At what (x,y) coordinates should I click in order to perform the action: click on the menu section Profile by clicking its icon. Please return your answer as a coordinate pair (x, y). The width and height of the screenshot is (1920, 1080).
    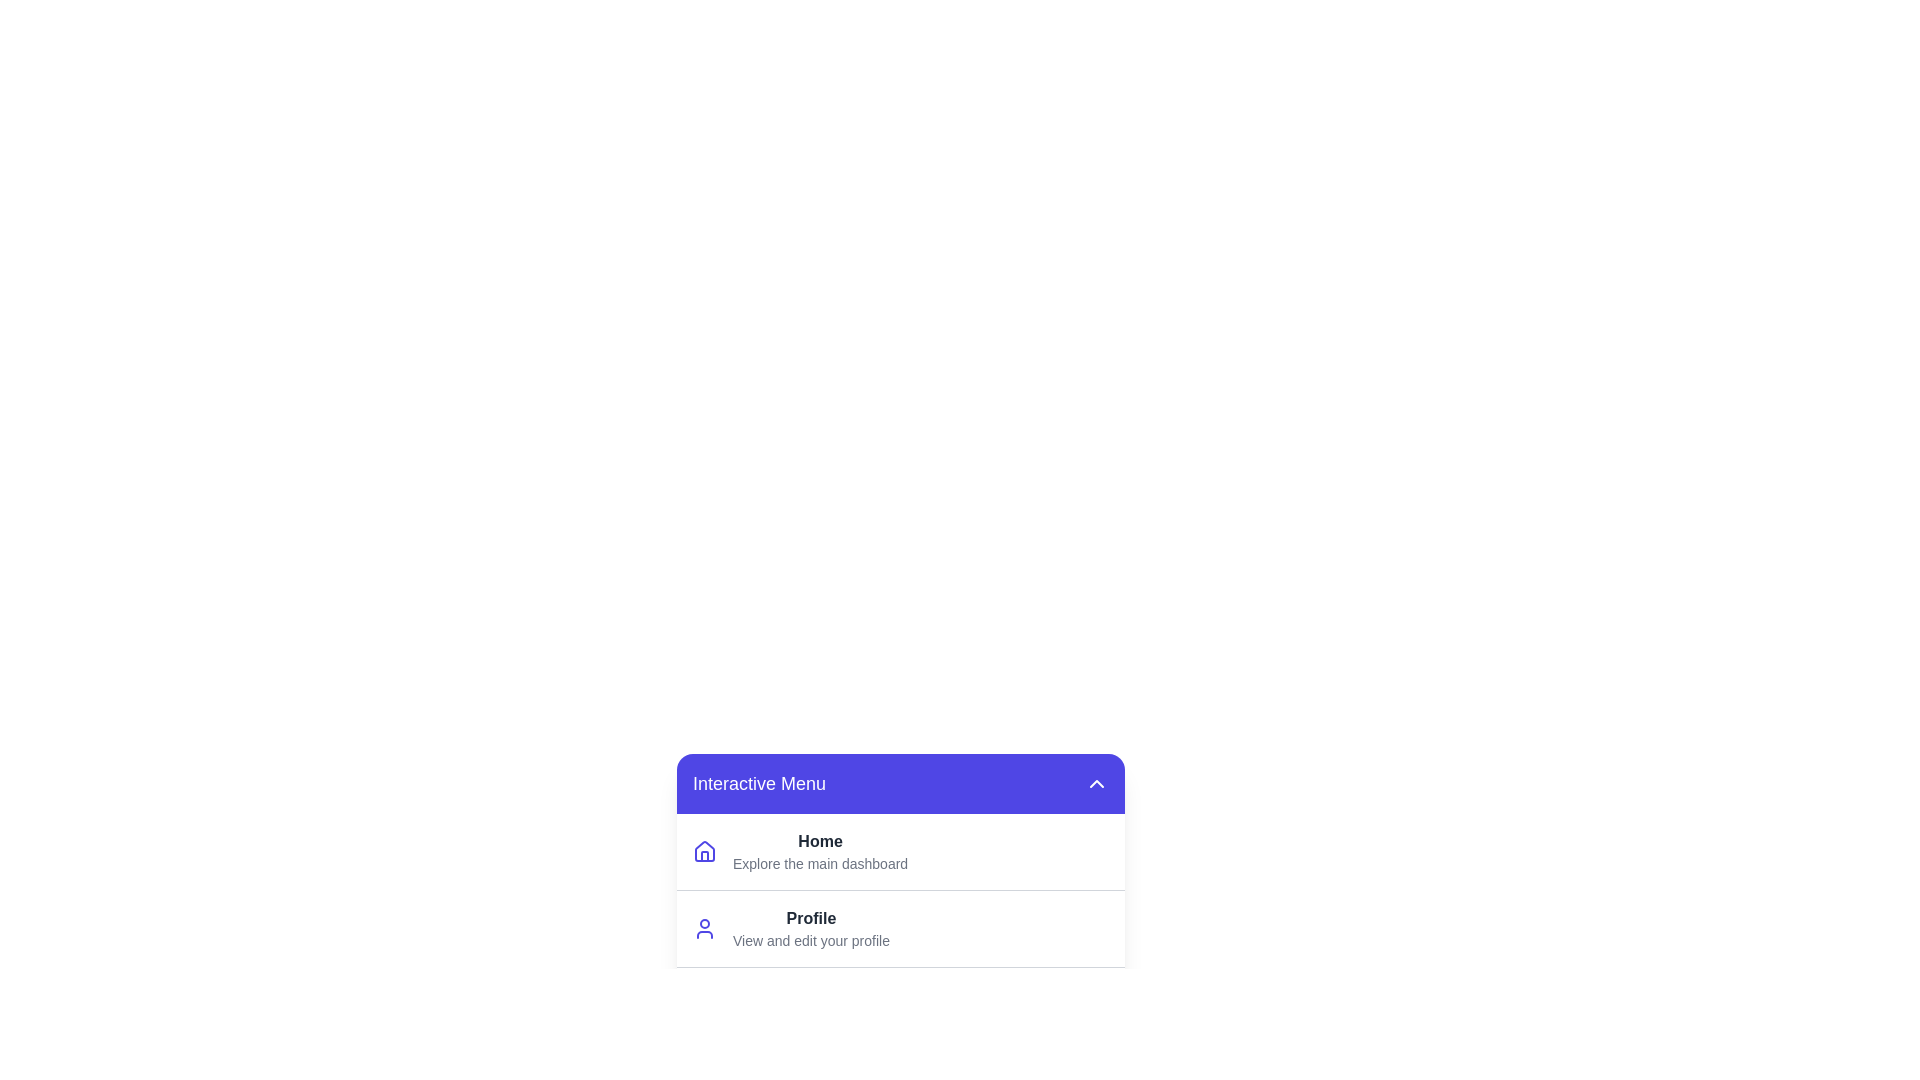
    Looking at the image, I should click on (705, 929).